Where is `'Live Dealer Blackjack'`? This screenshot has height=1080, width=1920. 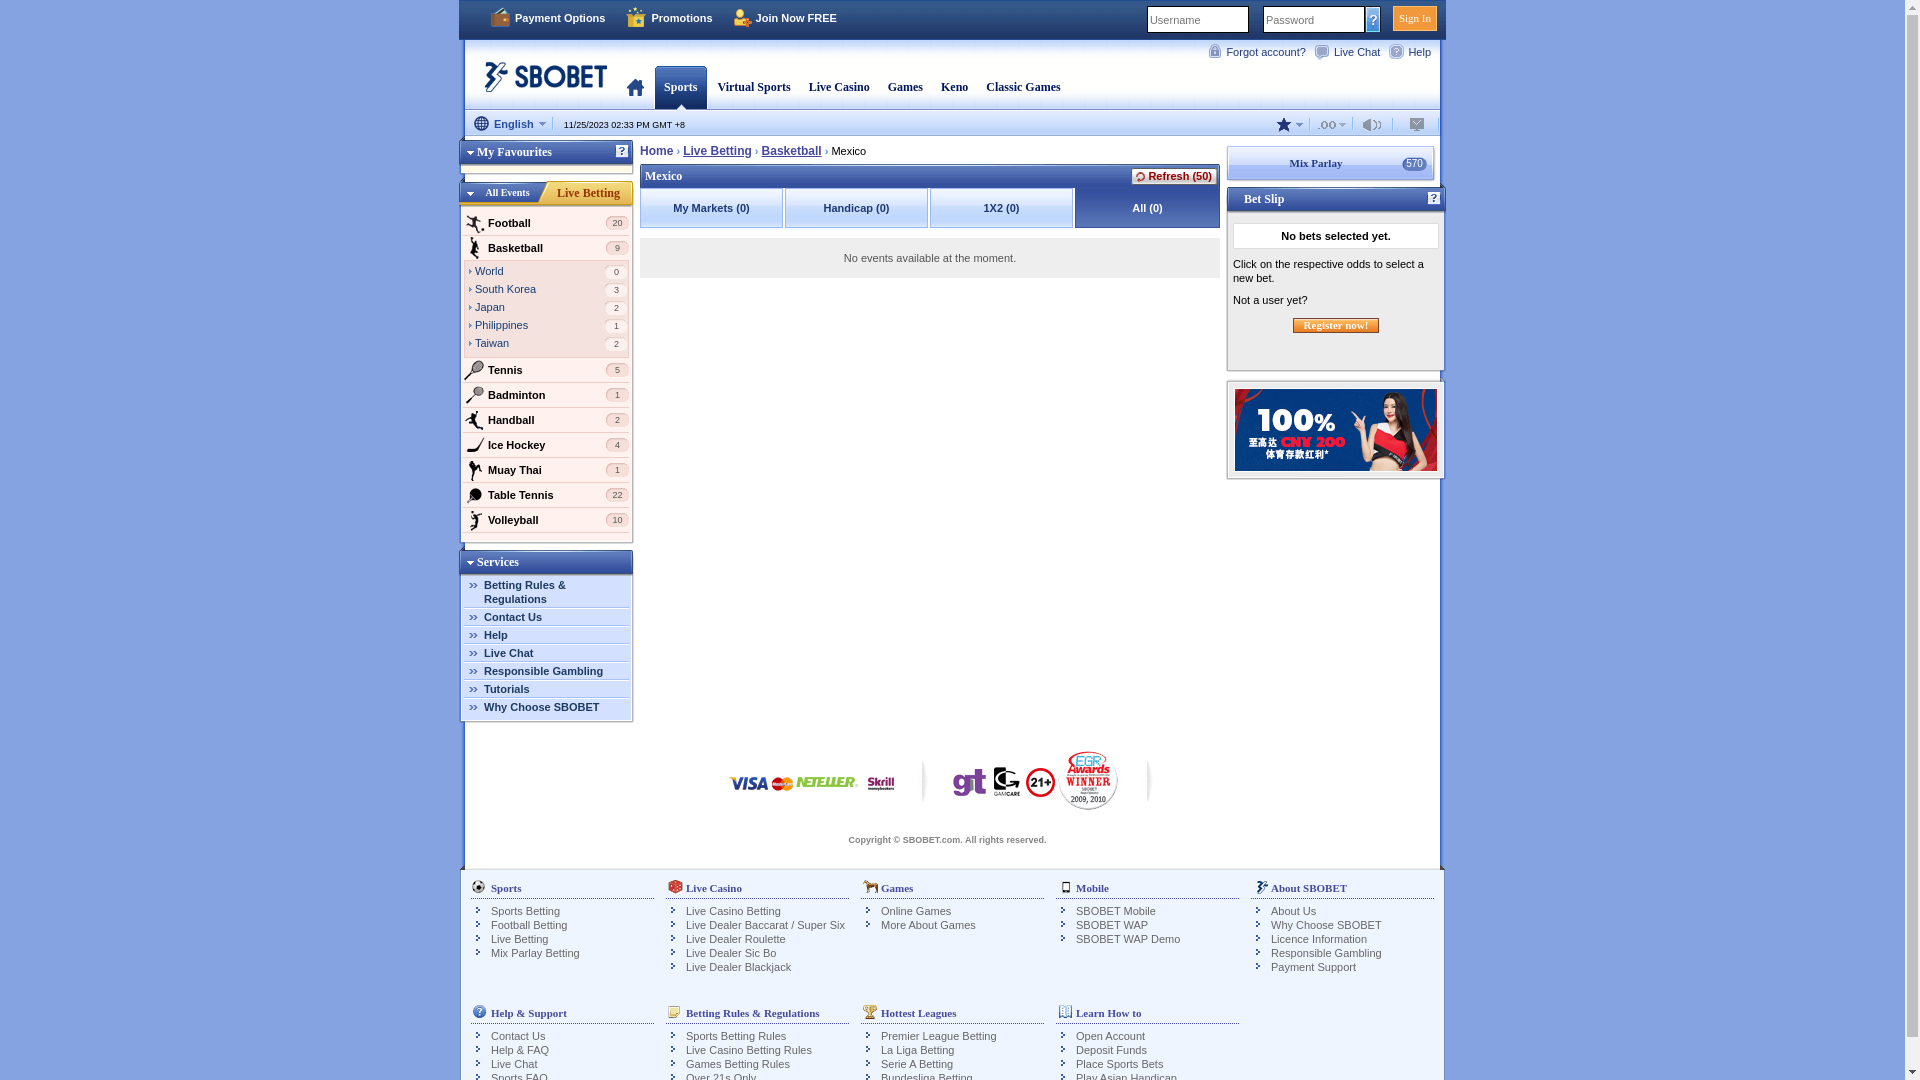
'Live Dealer Blackjack' is located at coordinates (737, 966).